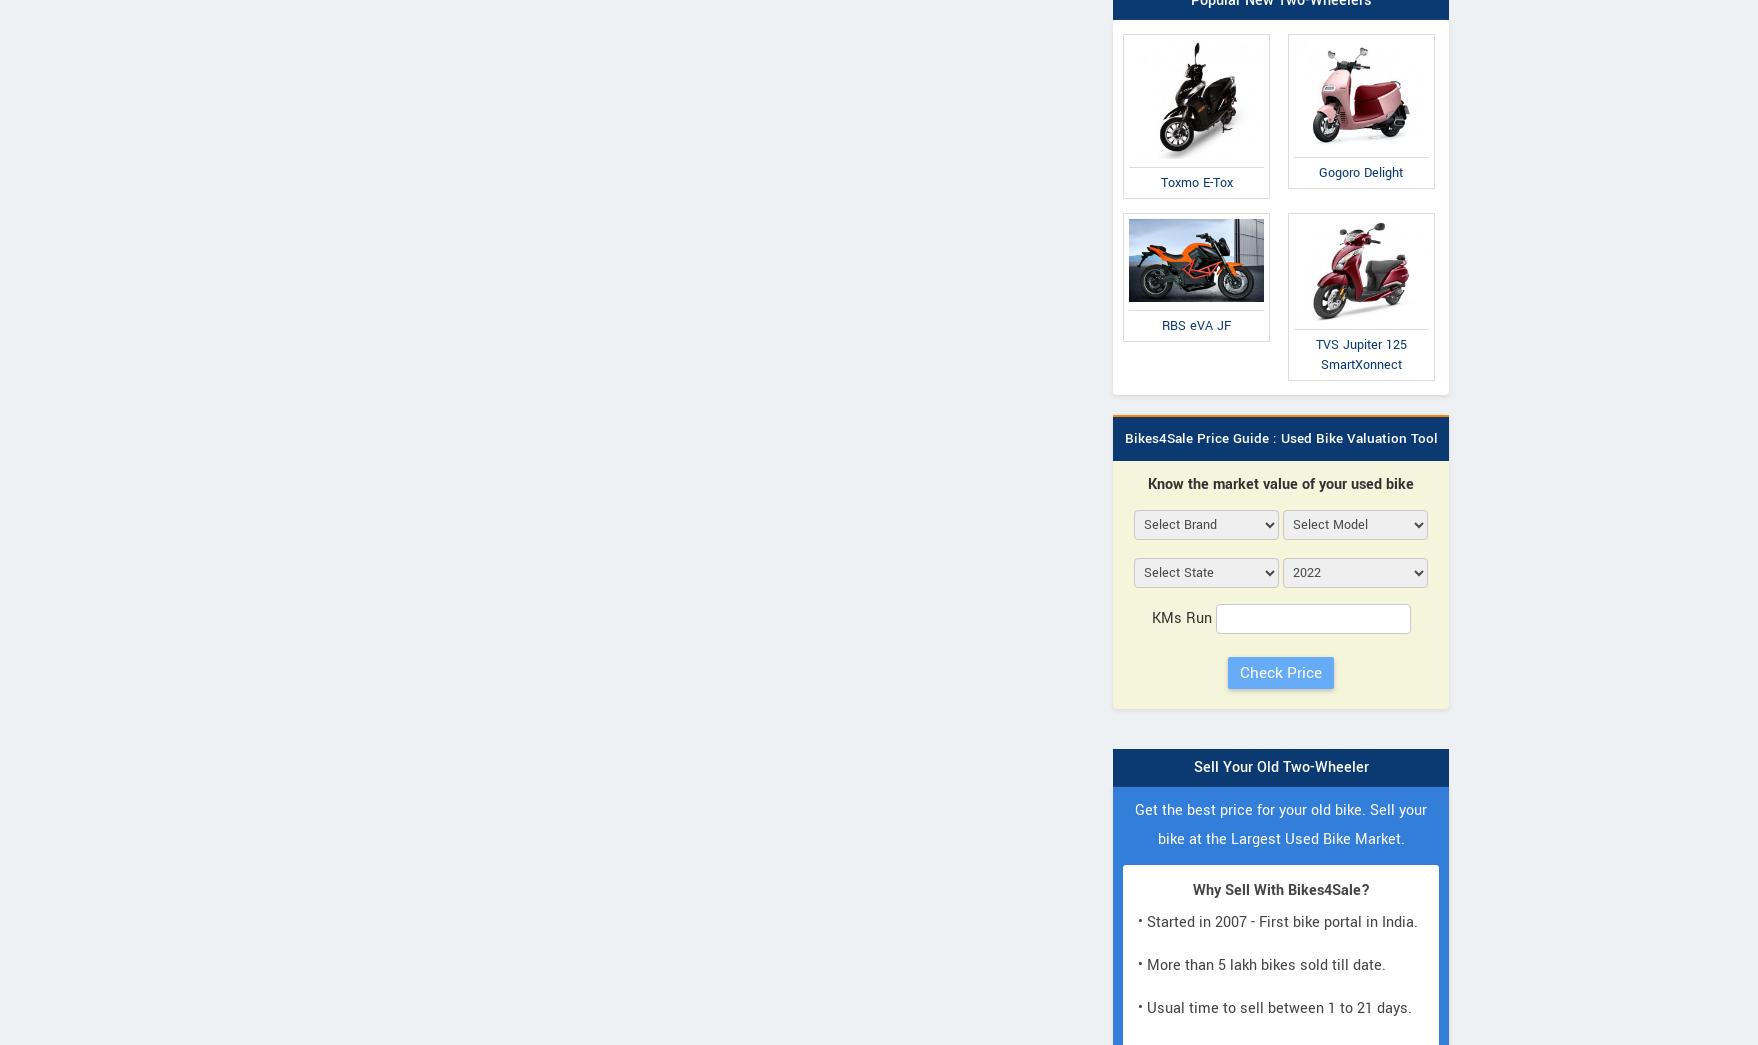  I want to click on '• Started in 2007 - First bike portal in India.', so click(1278, 922).